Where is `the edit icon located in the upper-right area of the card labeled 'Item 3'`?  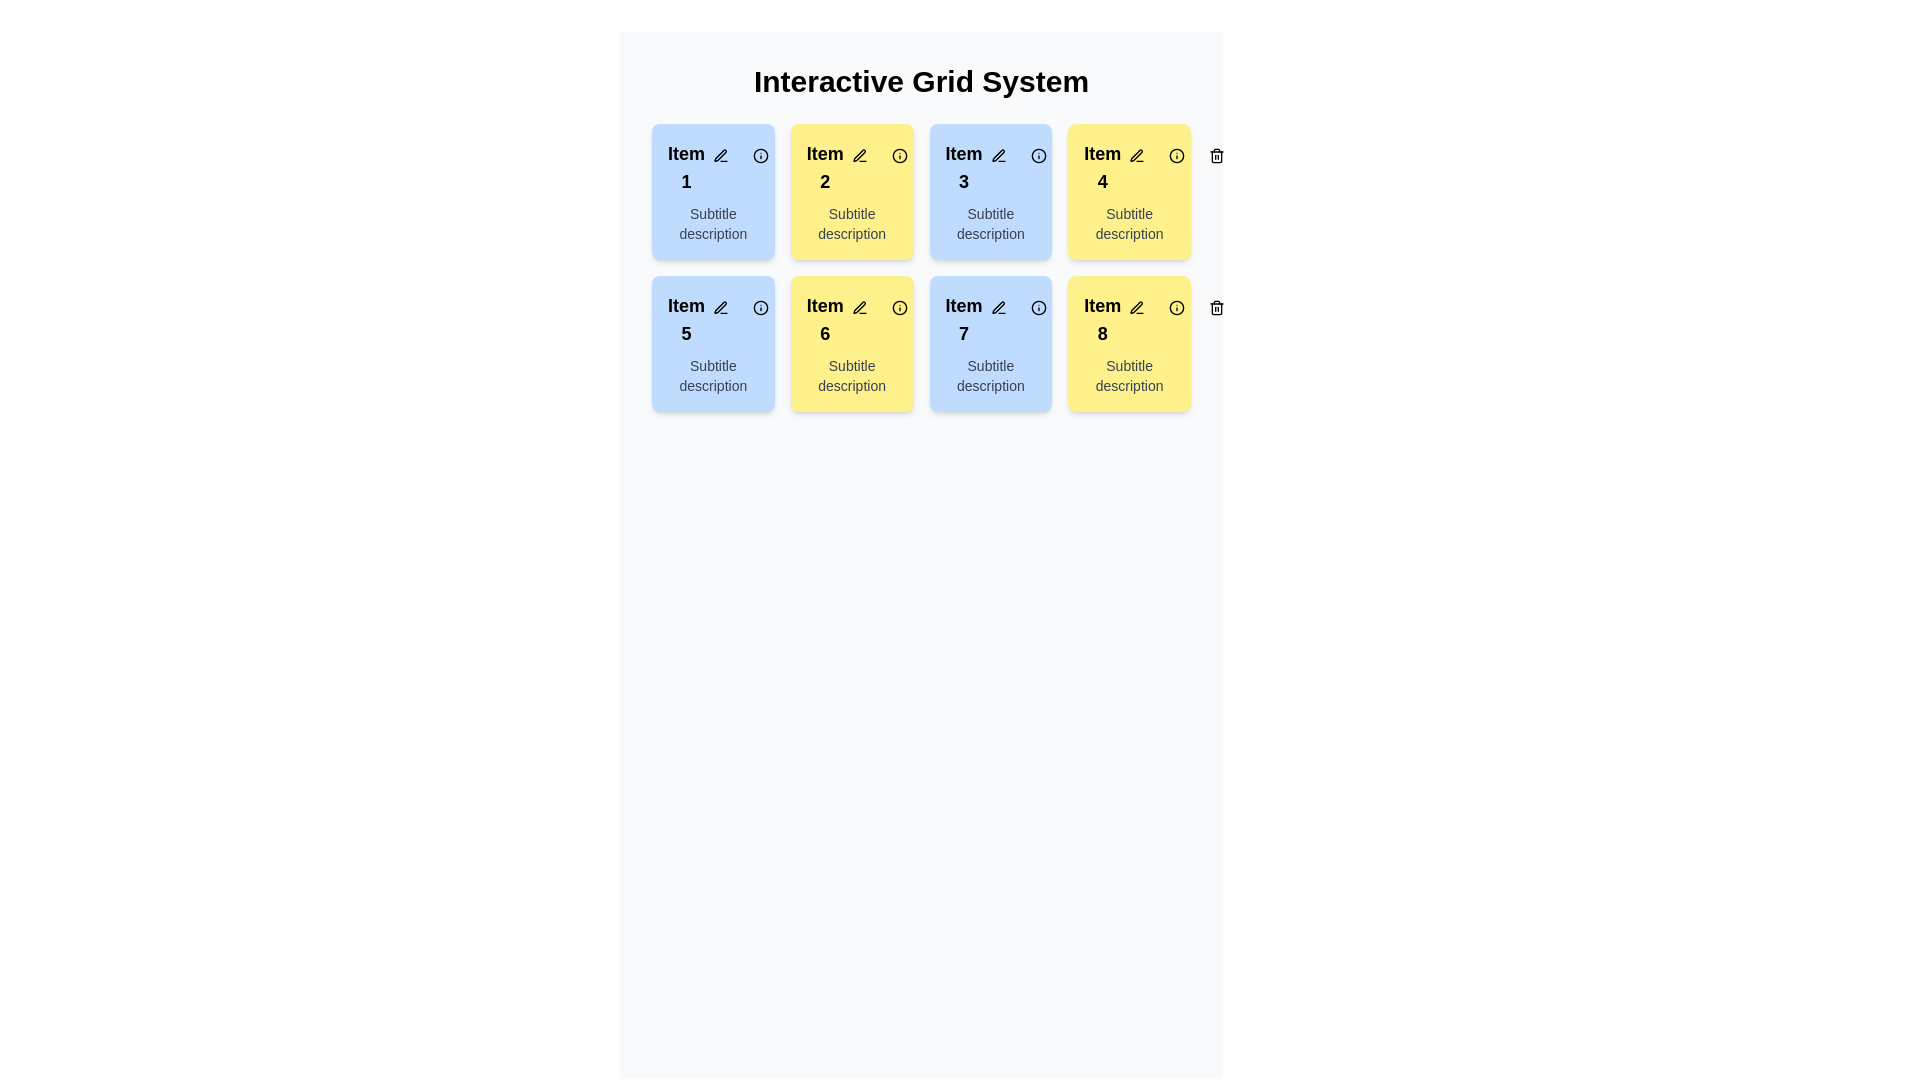 the edit icon located in the upper-right area of the card labeled 'Item 3' is located at coordinates (998, 153).